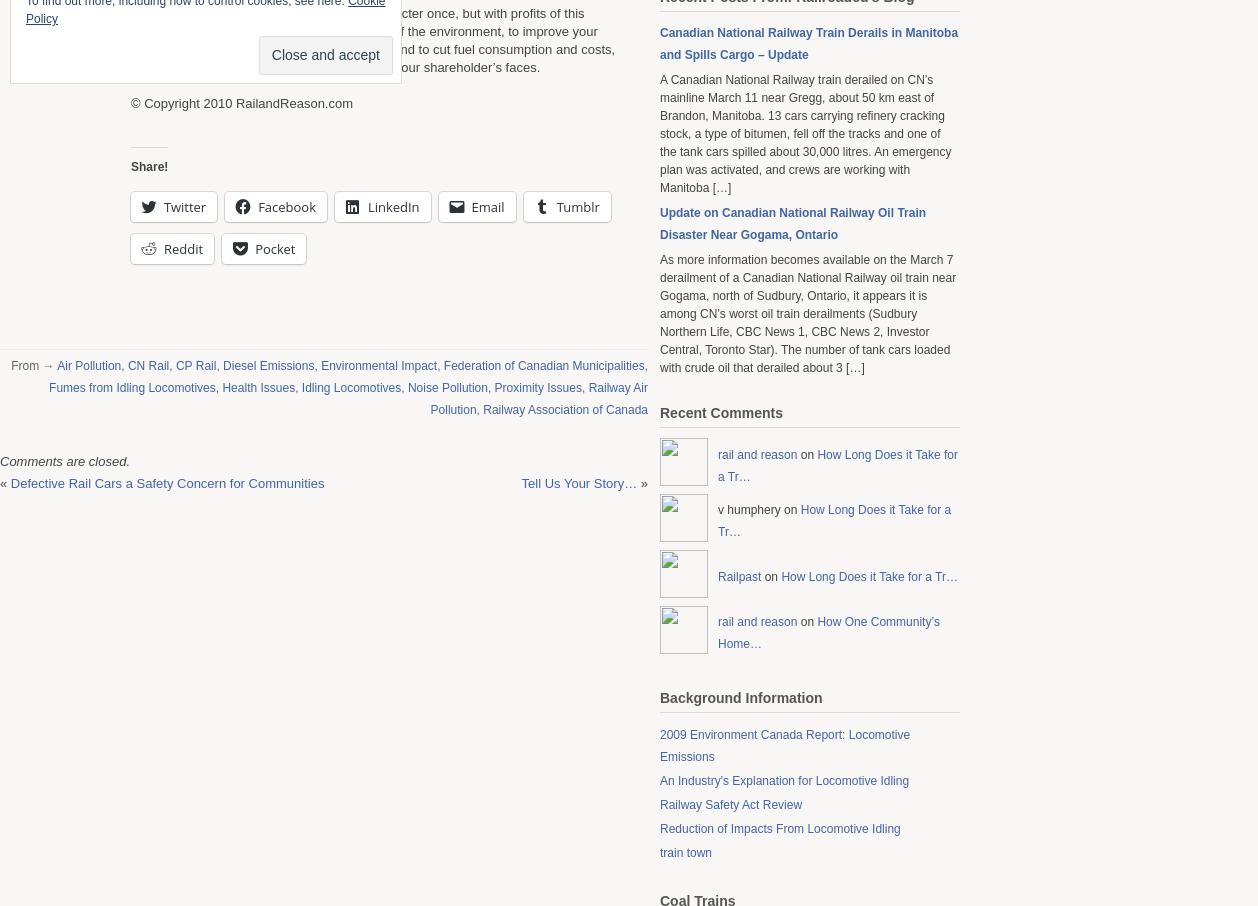  What do you see at coordinates (174, 364) in the screenshot?
I see `'CP Rail'` at bounding box center [174, 364].